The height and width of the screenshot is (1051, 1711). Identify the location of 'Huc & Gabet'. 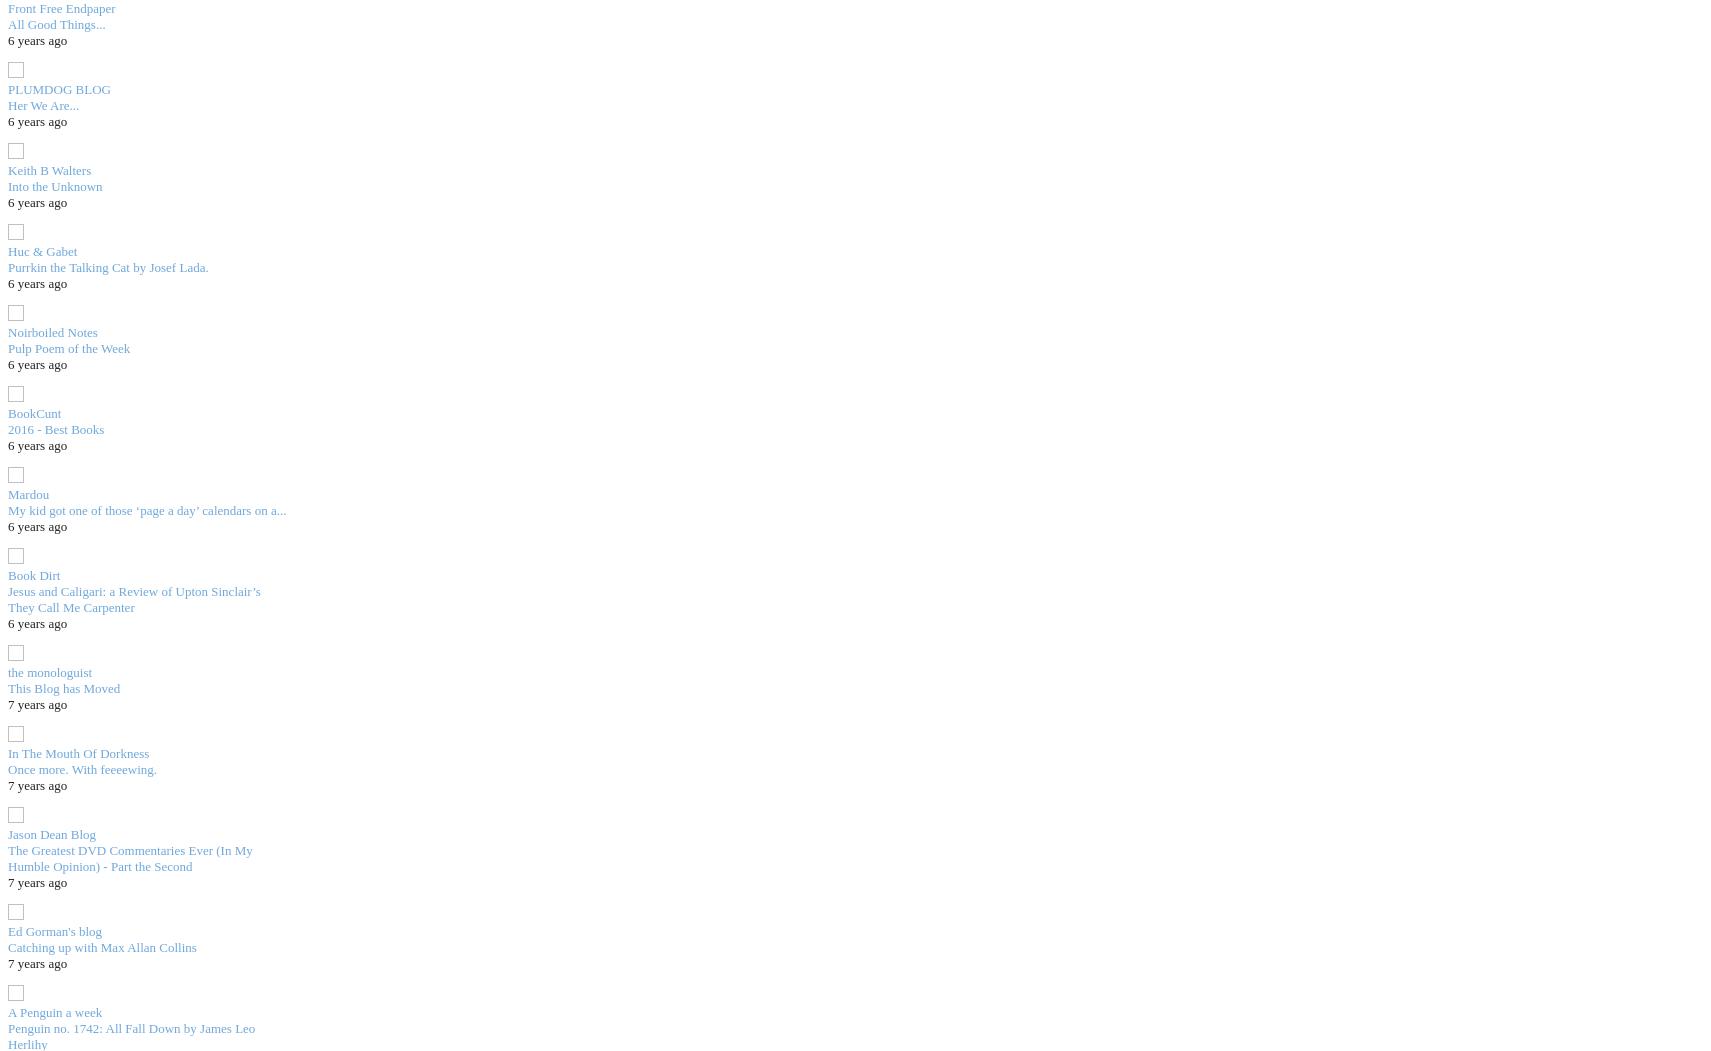
(7, 250).